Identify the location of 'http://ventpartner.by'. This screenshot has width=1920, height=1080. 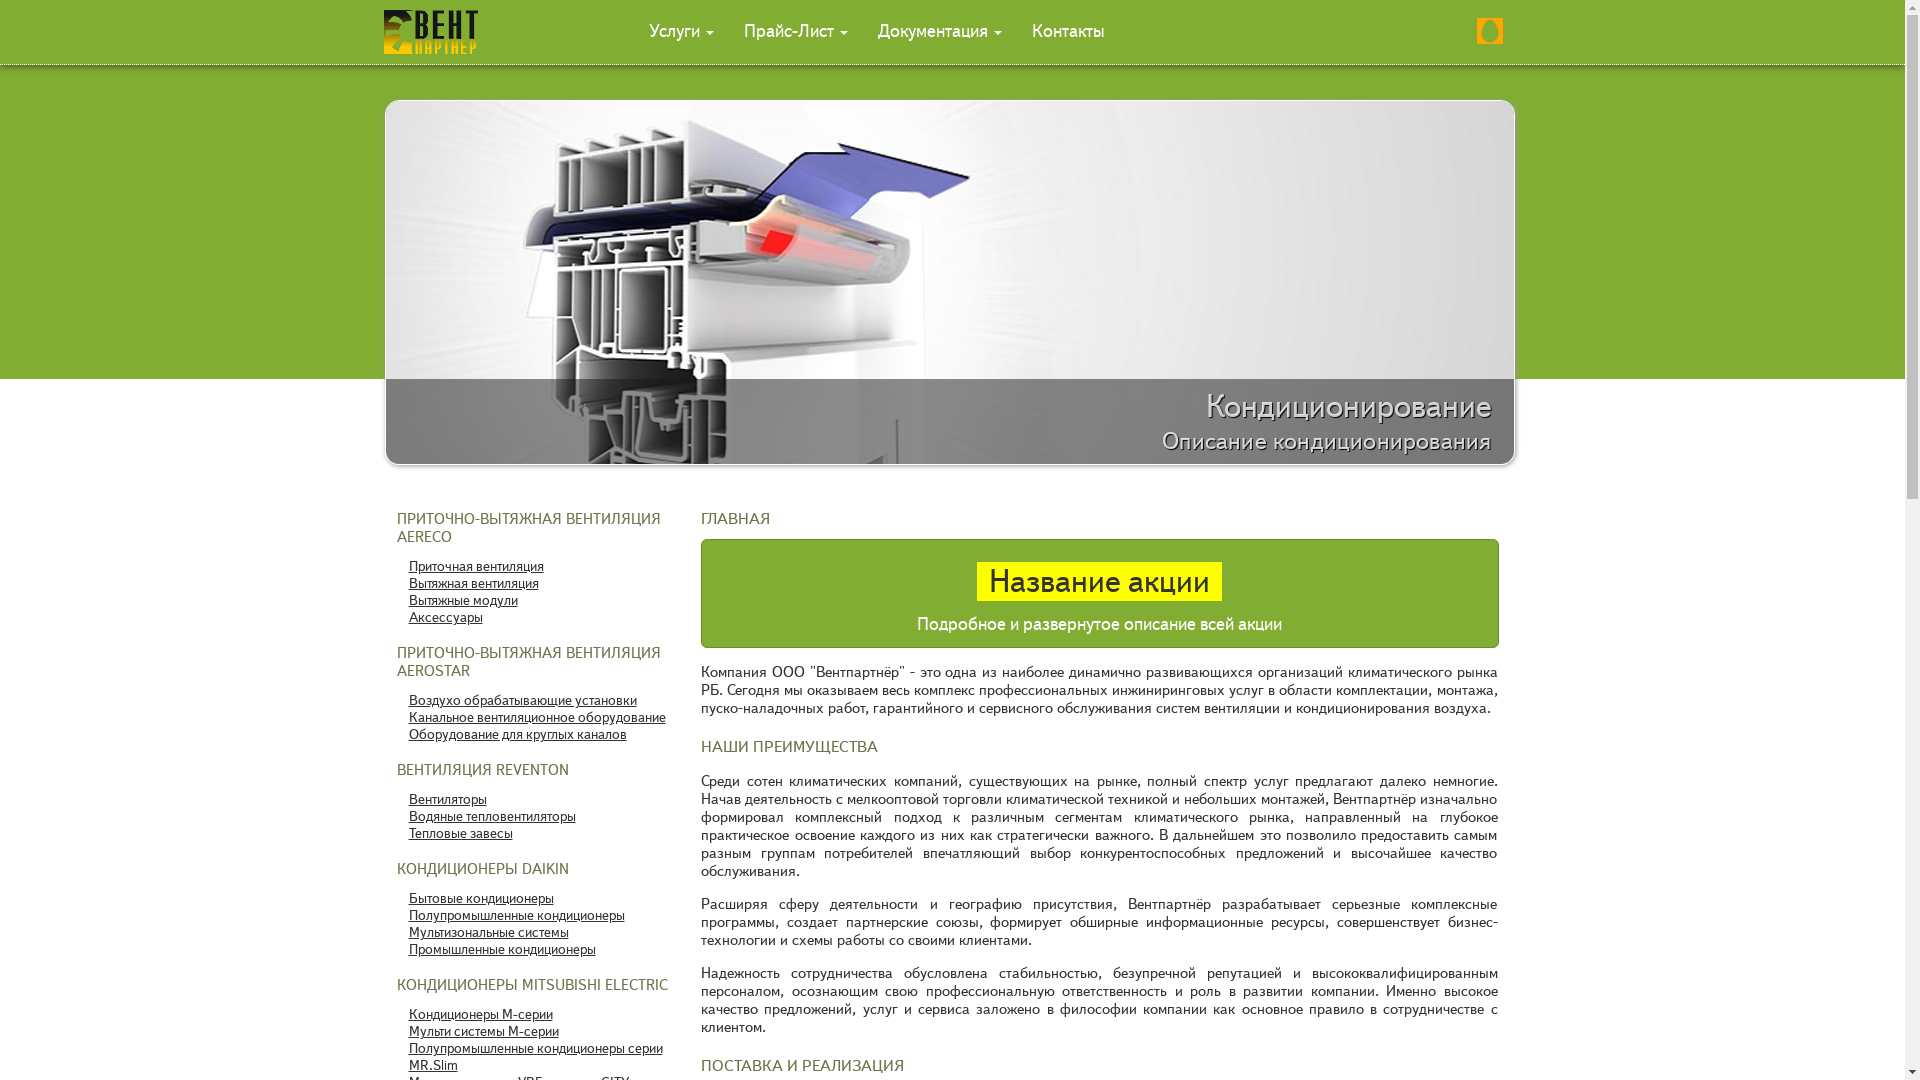
(416, 31).